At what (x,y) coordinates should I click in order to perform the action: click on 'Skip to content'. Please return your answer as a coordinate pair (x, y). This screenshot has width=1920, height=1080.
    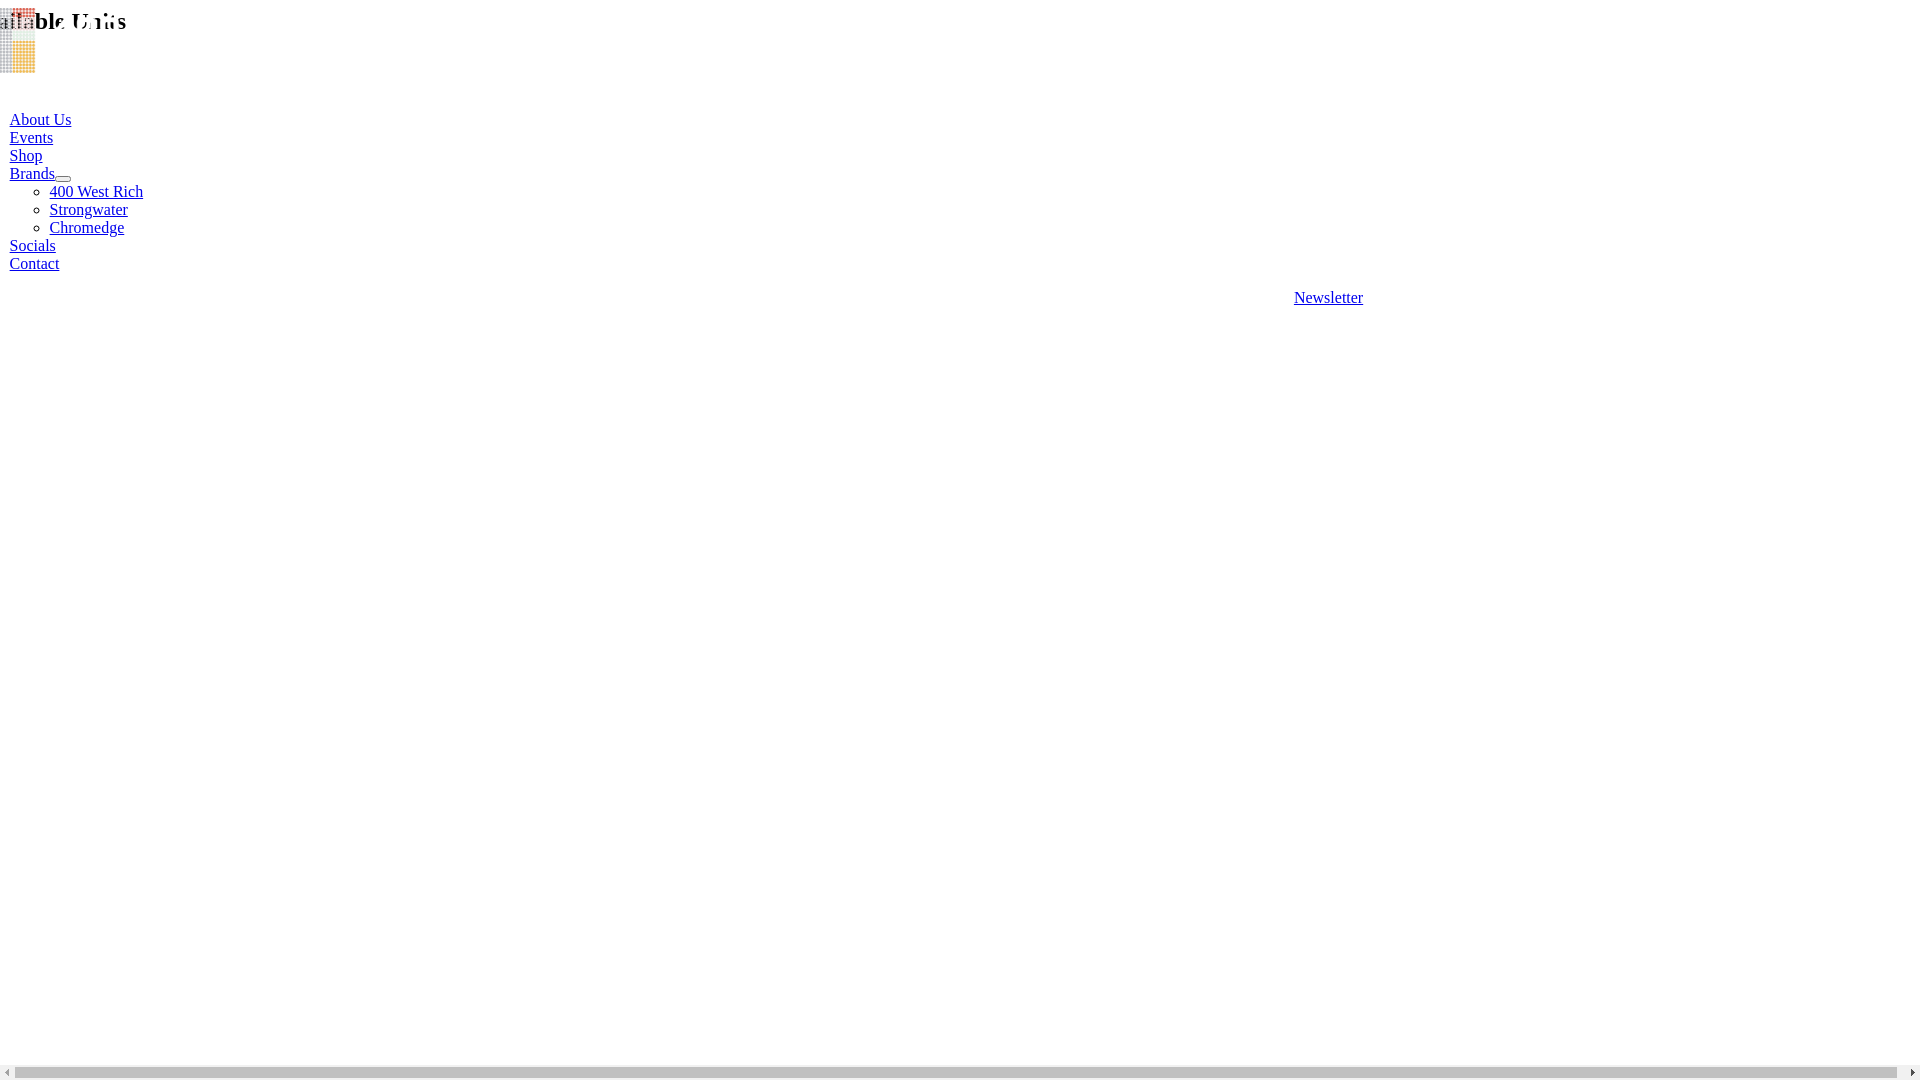
    Looking at the image, I should click on (7, 7).